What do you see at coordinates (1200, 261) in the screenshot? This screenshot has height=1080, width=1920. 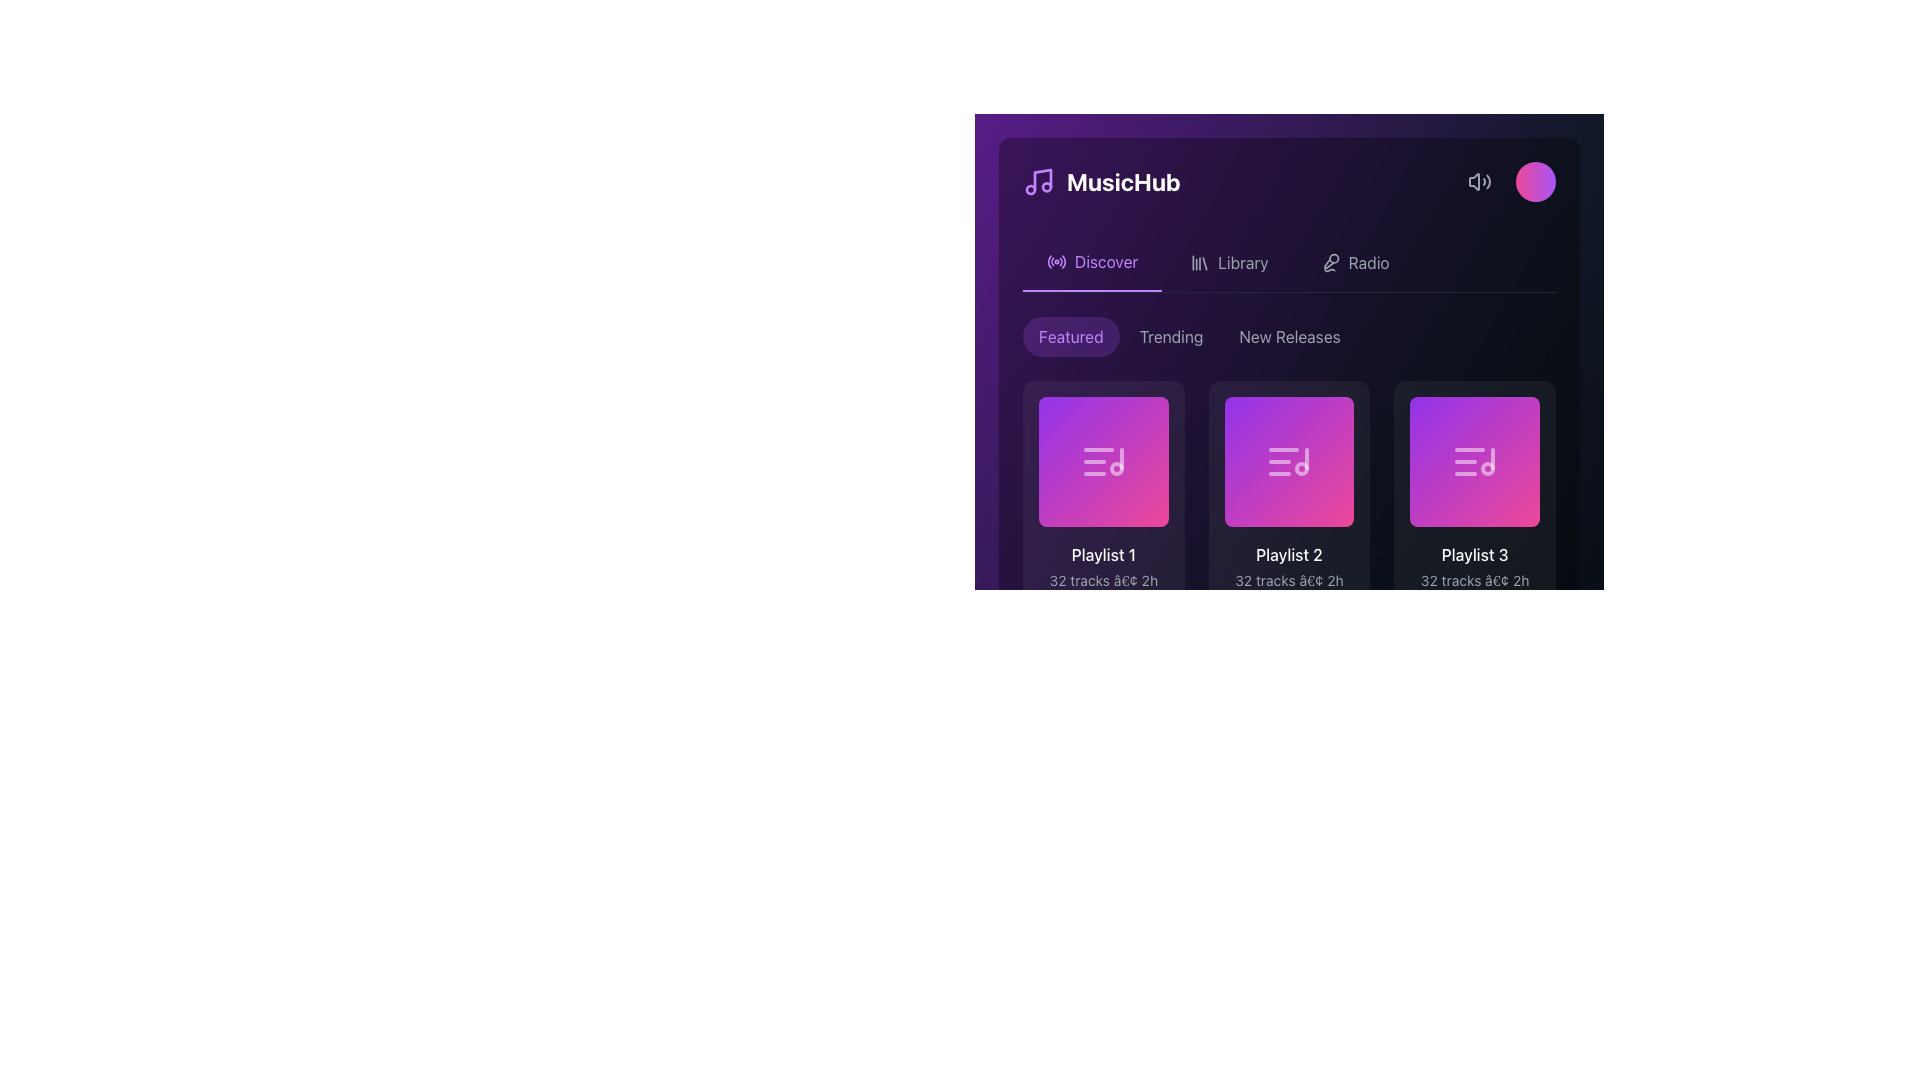 I see `the vertical bar-like icon representing the library in the navigation menu` at bounding box center [1200, 261].